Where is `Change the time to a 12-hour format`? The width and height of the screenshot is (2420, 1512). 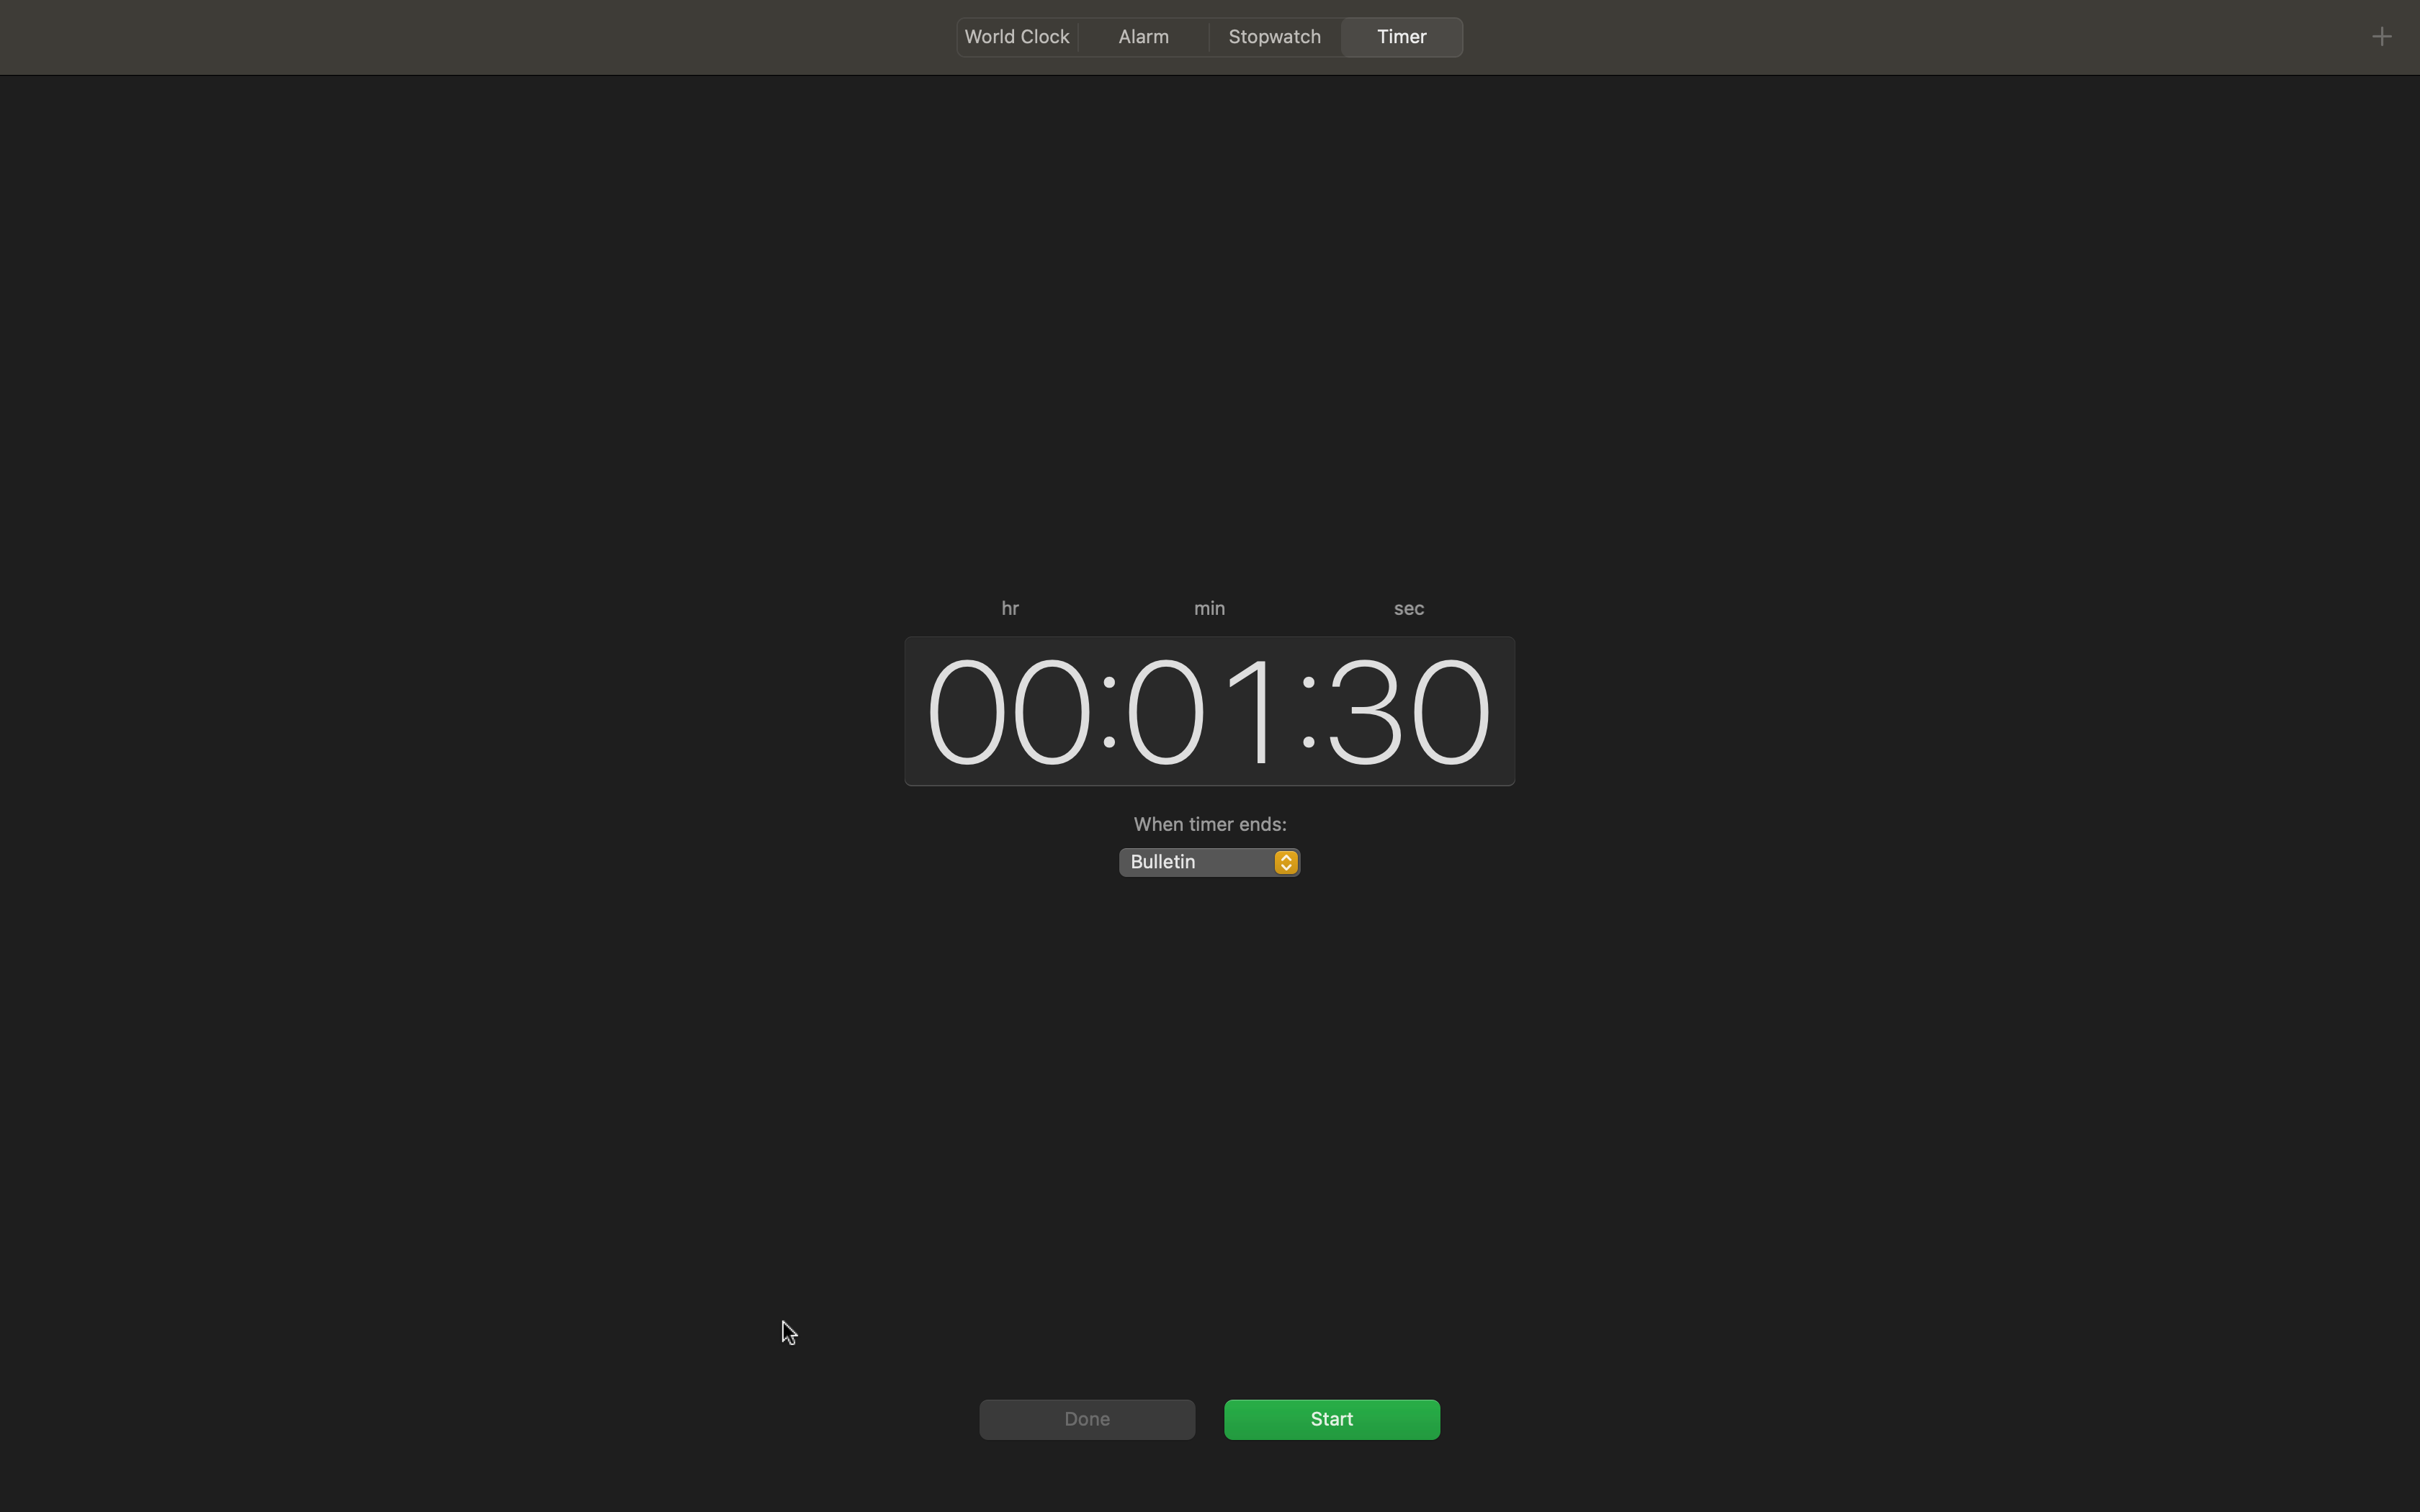
Change the time to a 12-hour format is located at coordinates (1000, 707).